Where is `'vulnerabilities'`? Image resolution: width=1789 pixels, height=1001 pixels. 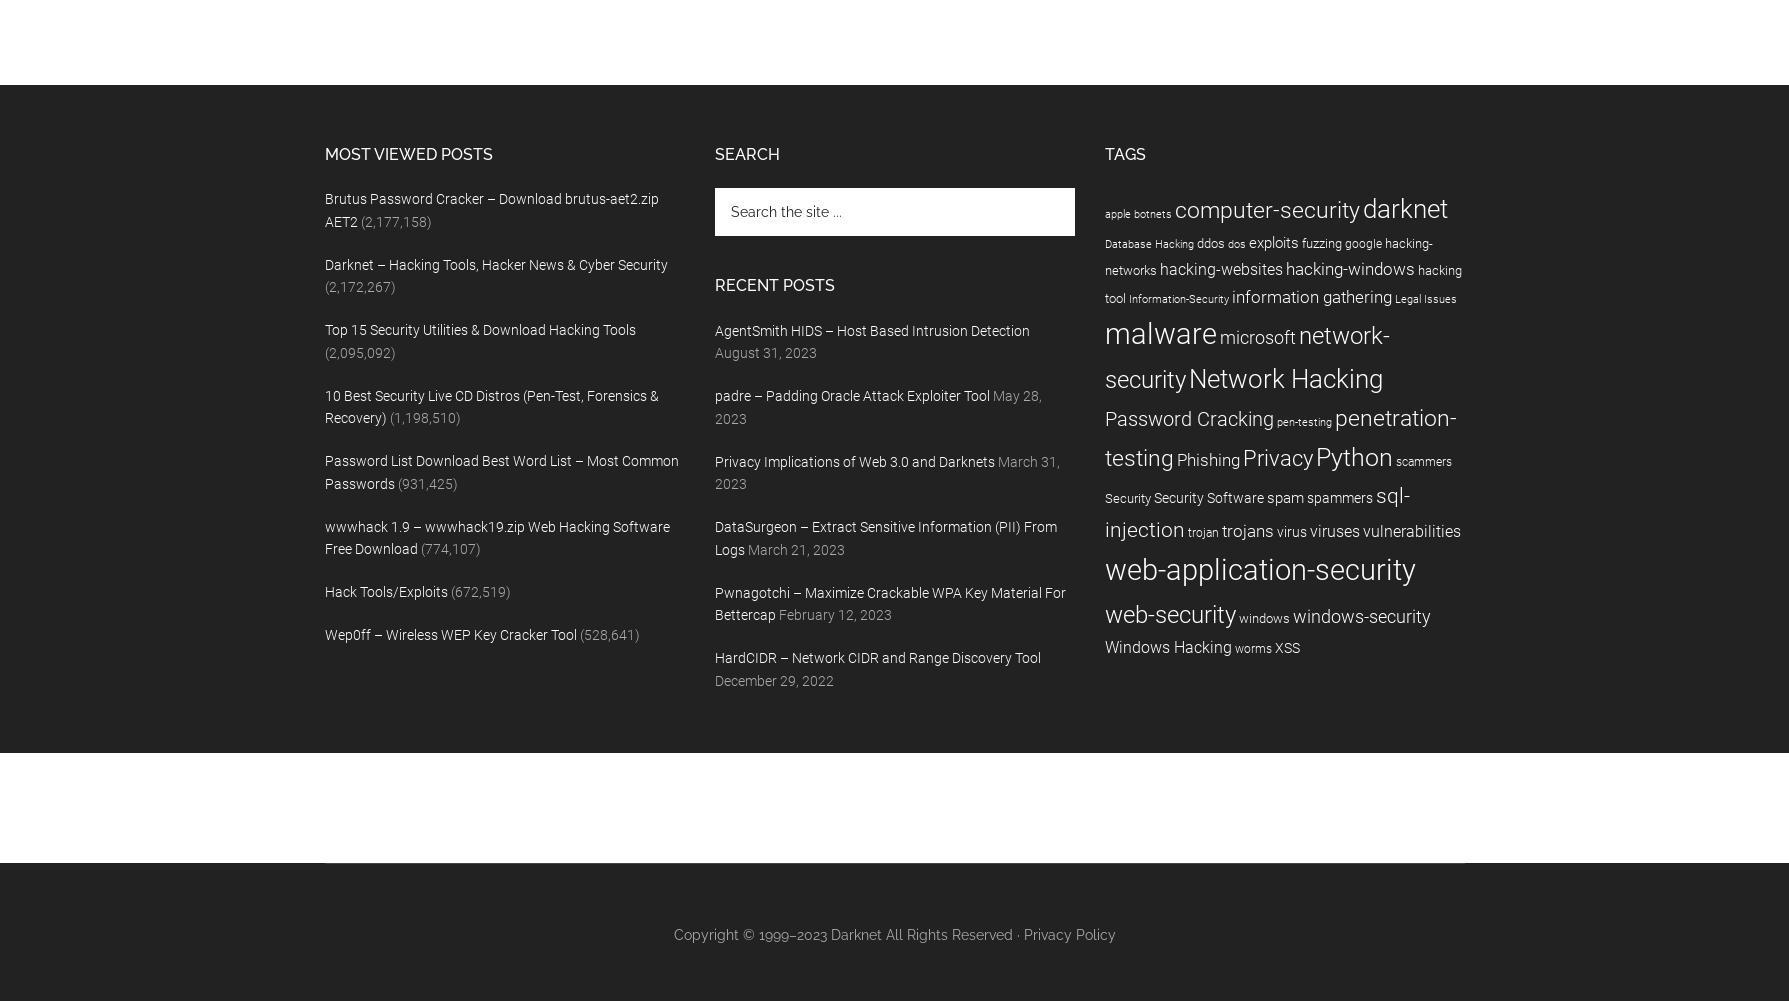 'vulnerabilities' is located at coordinates (1410, 530).